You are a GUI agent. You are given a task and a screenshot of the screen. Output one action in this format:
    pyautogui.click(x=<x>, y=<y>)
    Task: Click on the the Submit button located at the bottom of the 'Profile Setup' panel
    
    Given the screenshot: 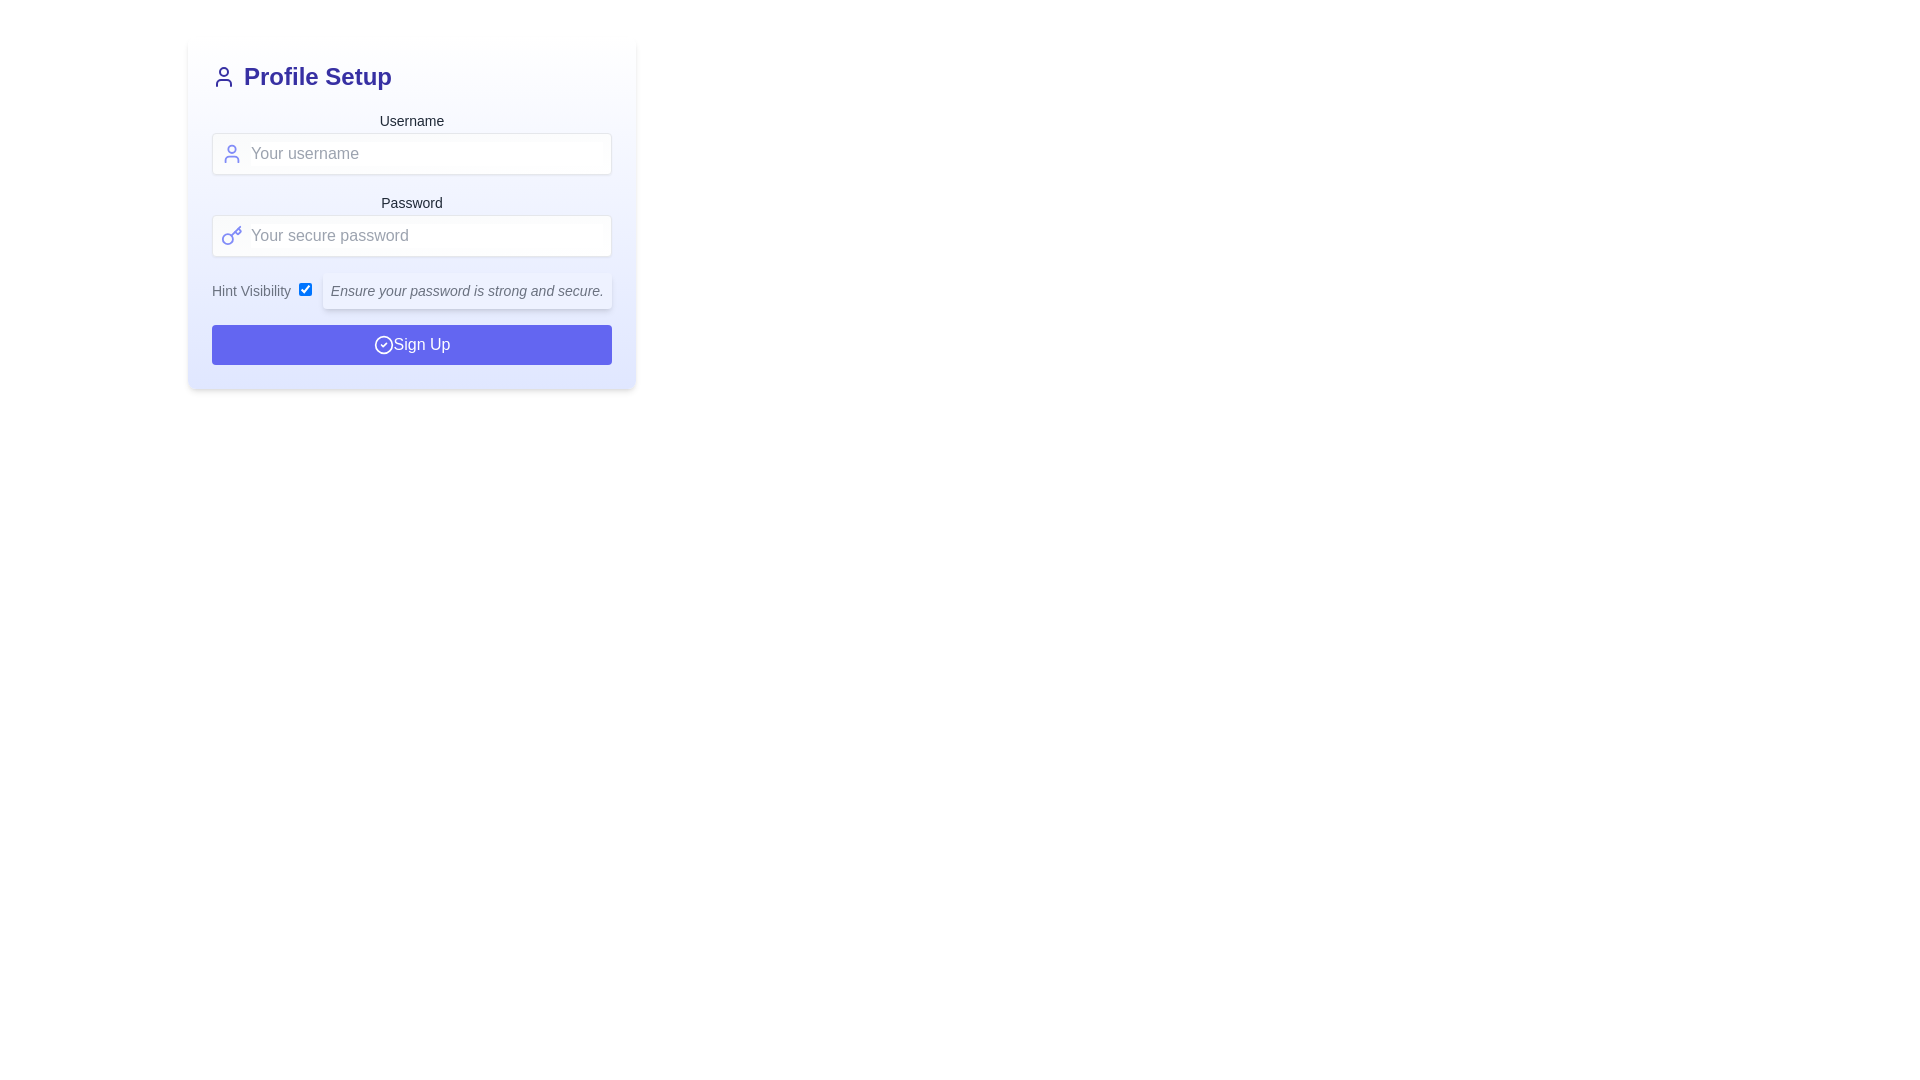 What is the action you would take?
    pyautogui.click(x=411, y=343)
    